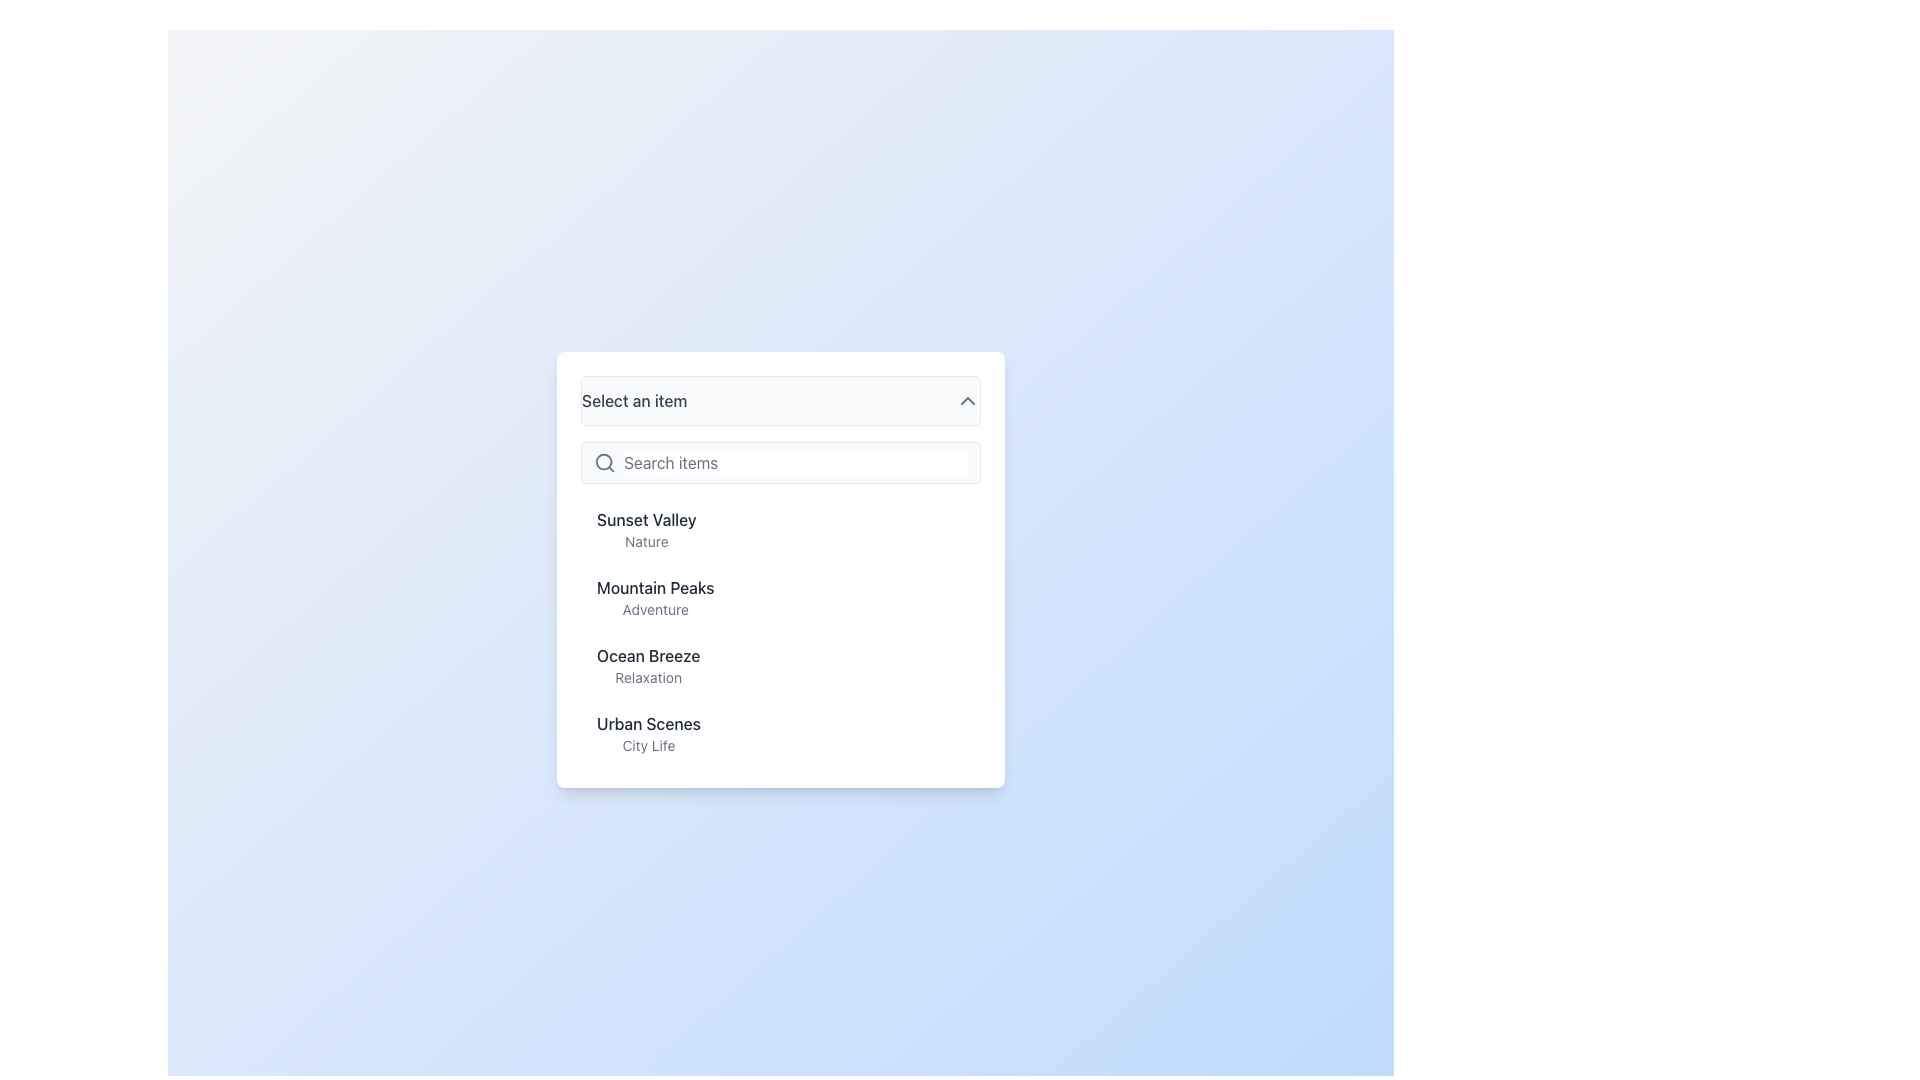 This screenshot has height=1080, width=1920. What do you see at coordinates (633, 401) in the screenshot?
I see `the text label that says 'Select an item', which is styled in medium-sized gray font and is part of a dropdown interface` at bounding box center [633, 401].